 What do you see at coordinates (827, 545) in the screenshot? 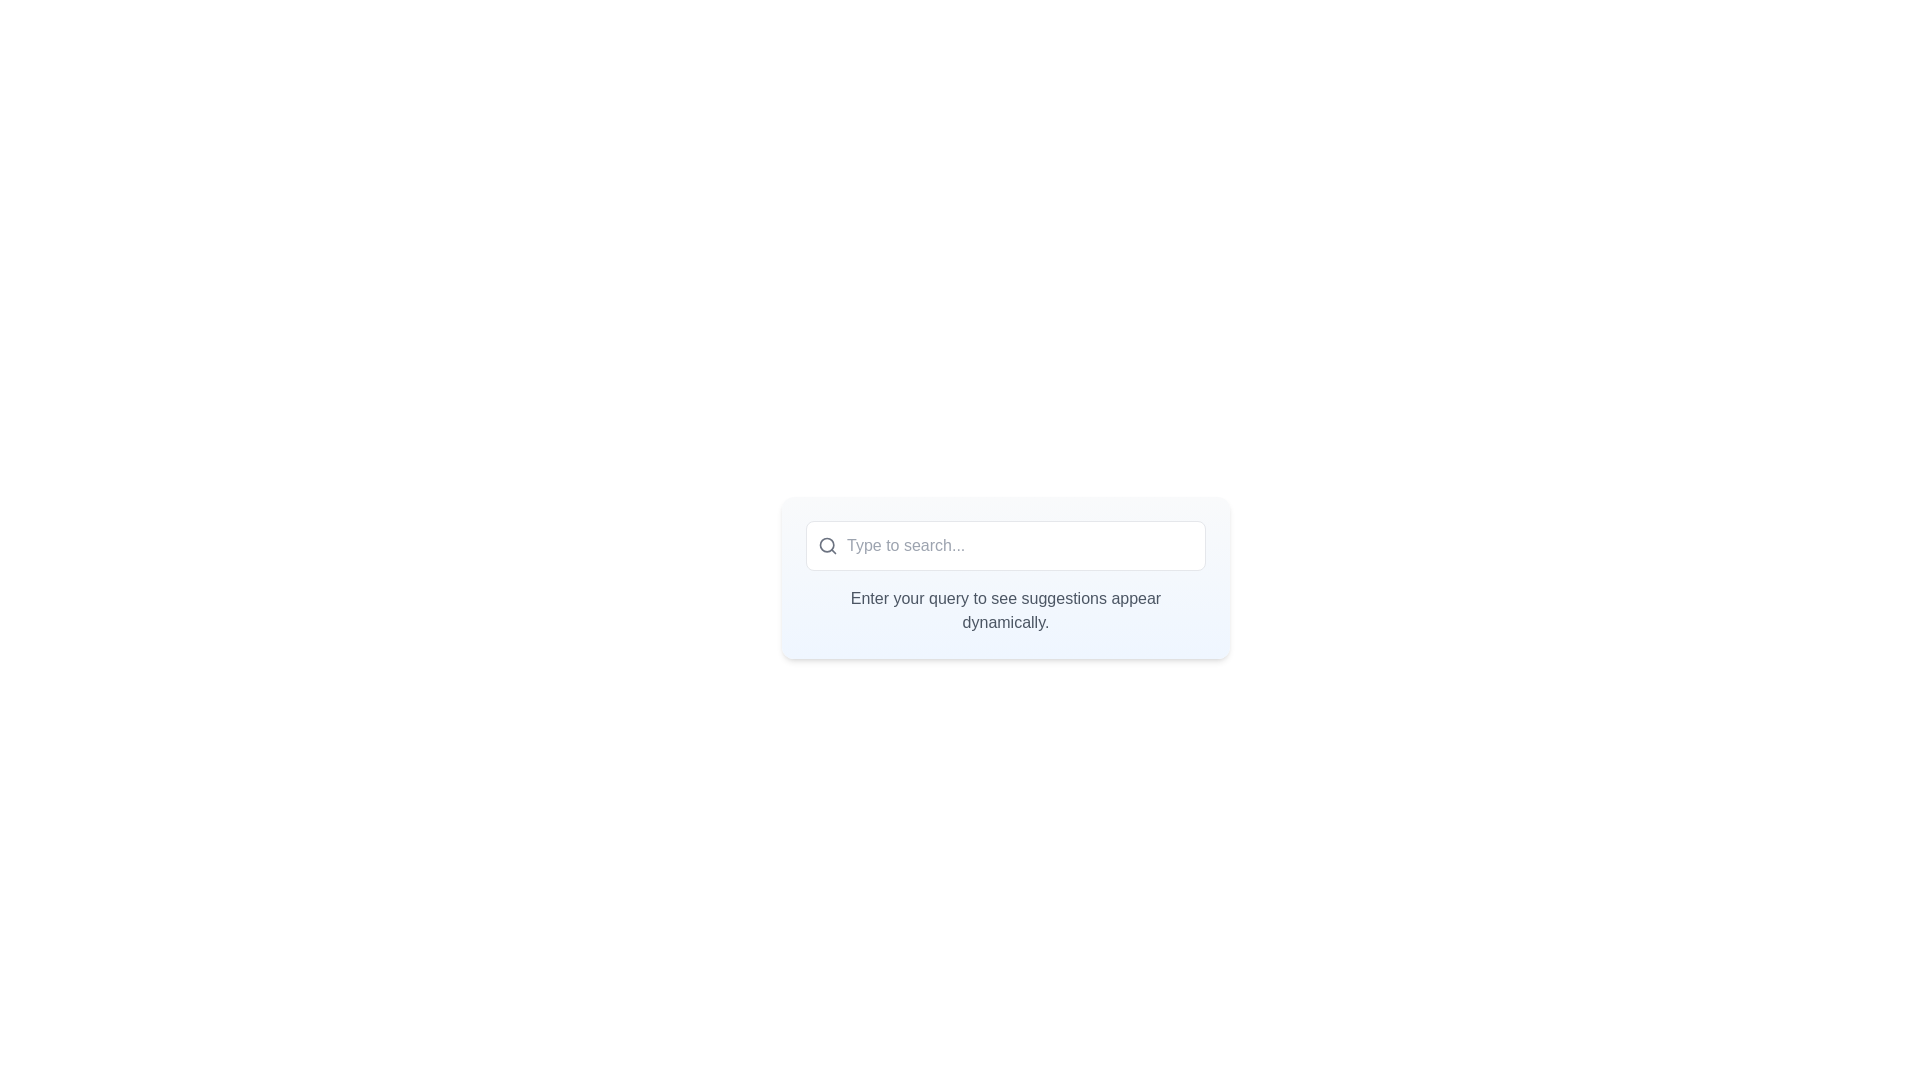
I see `the SVG Circle element that visually represents the lens part of a search icon, which indicates search functionality but is not interactive` at bounding box center [827, 545].